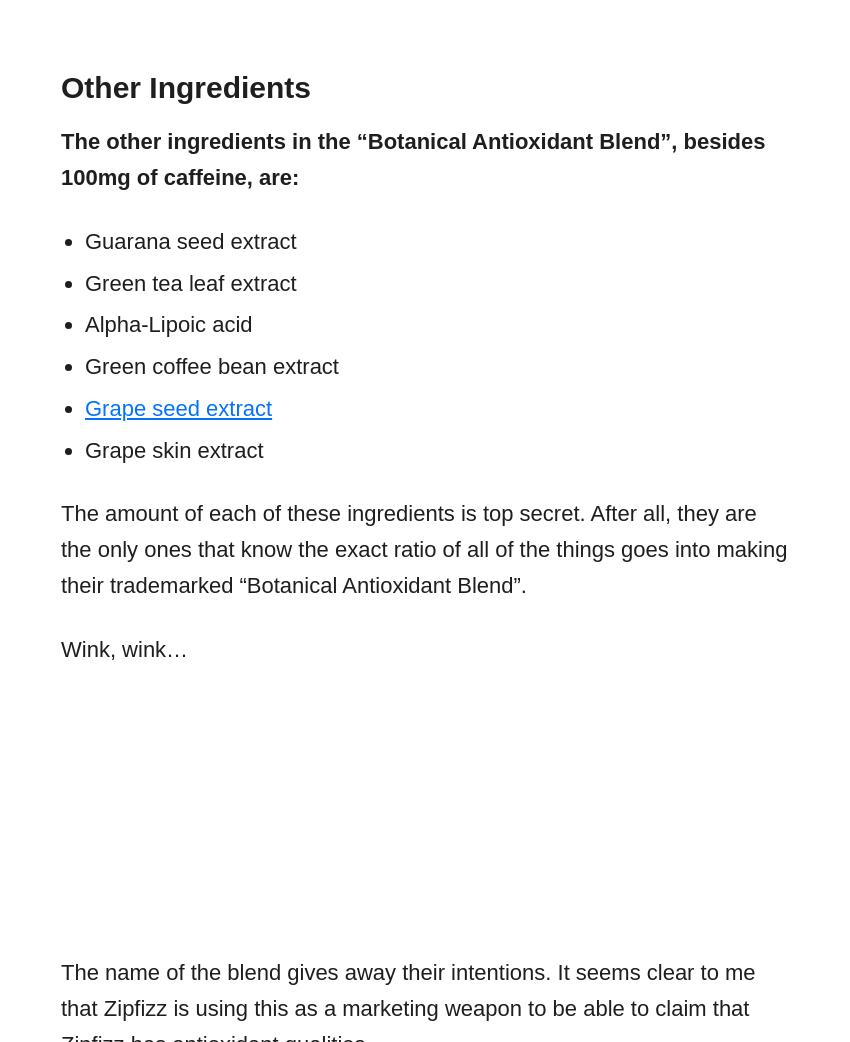 The image size is (850, 1042). Describe the element at coordinates (123, 648) in the screenshot. I see `'Wink, wink…'` at that location.